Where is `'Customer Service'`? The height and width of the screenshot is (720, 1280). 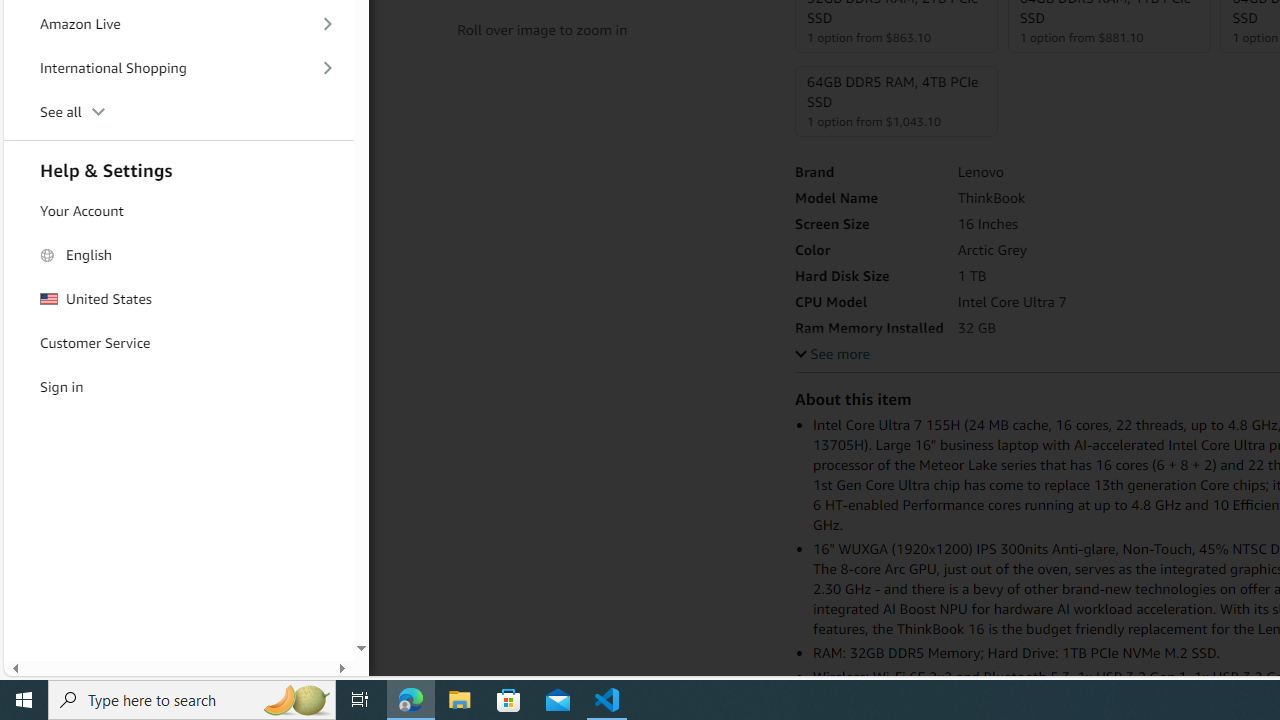
'Customer Service' is located at coordinates (179, 342).